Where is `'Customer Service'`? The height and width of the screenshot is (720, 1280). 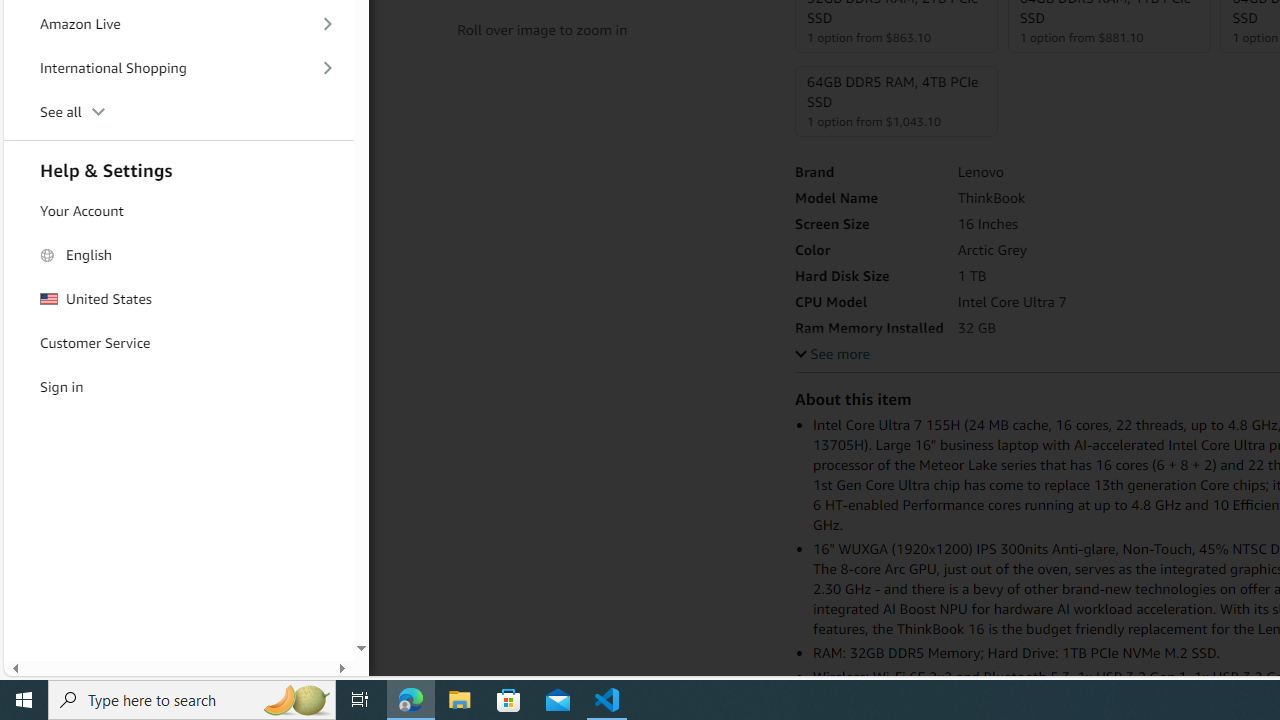
'Customer Service' is located at coordinates (179, 342).